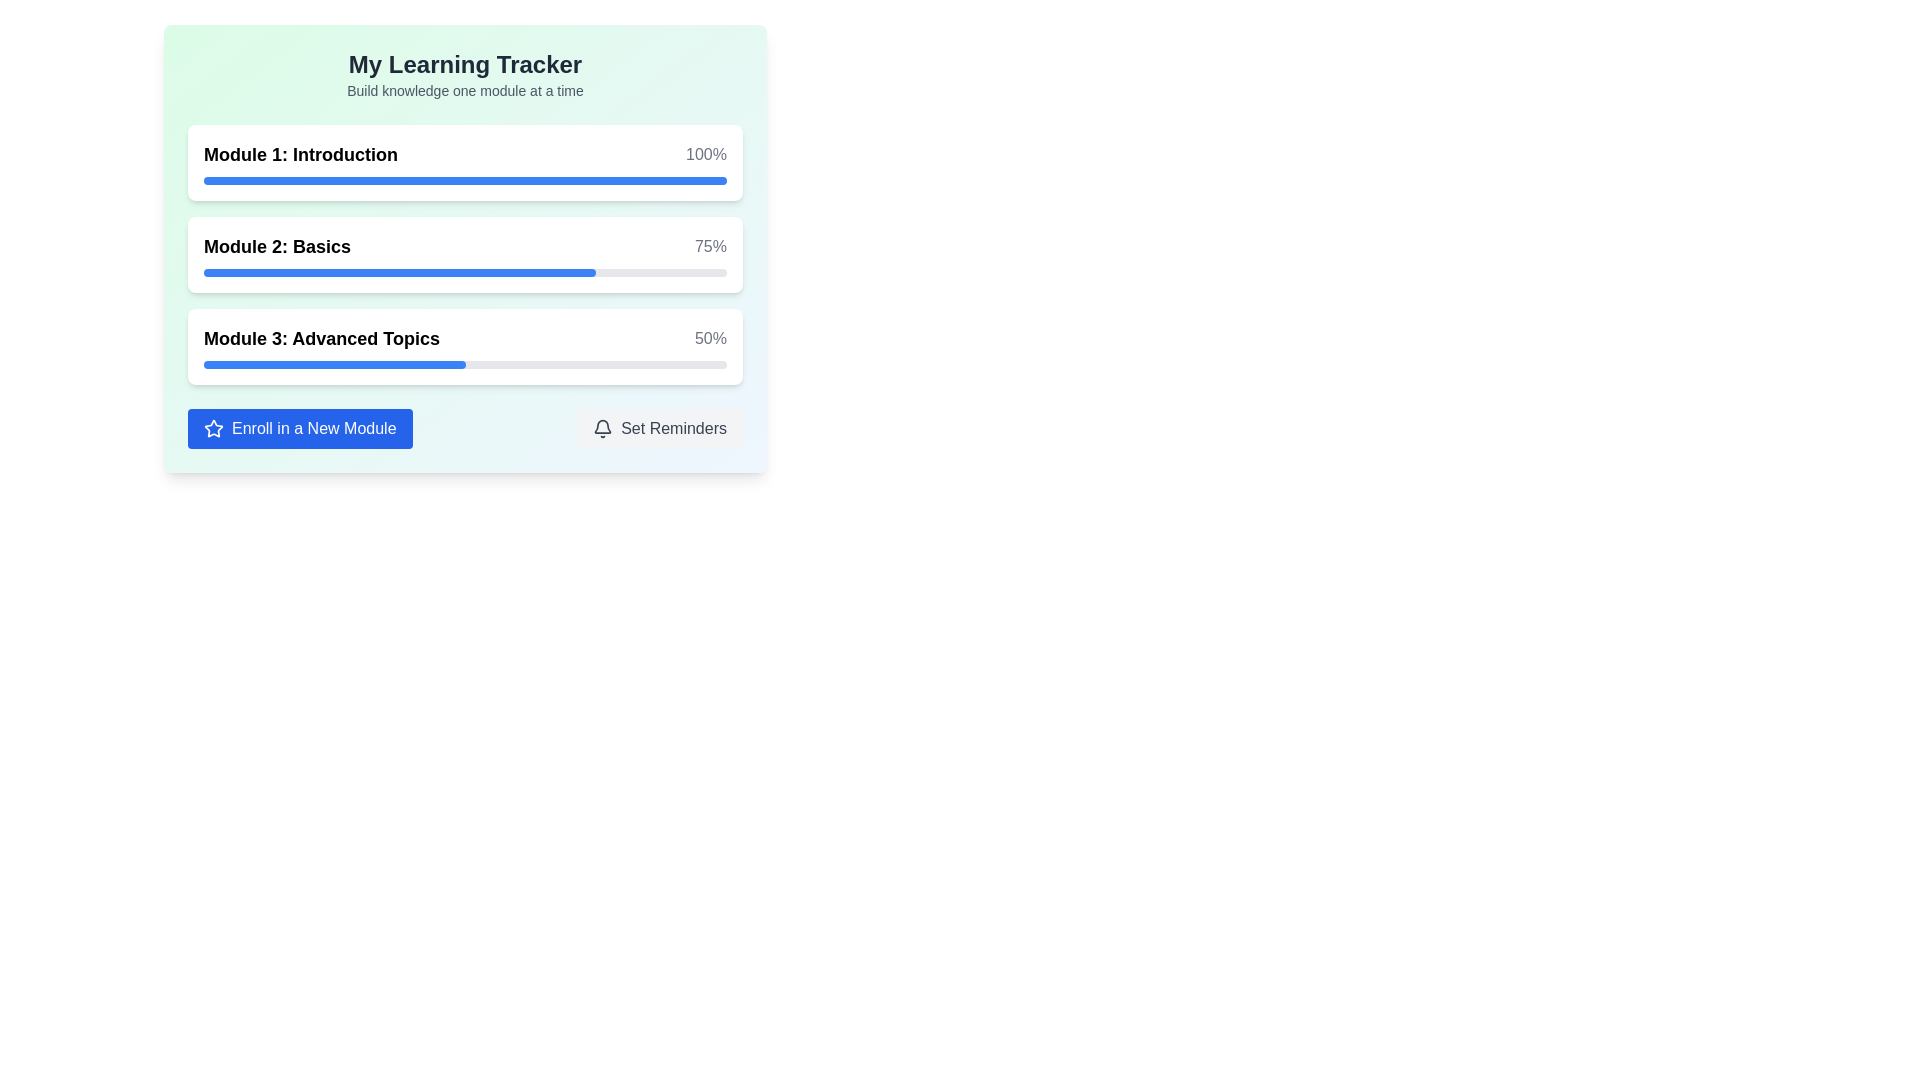 The image size is (1920, 1080). What do you see at coordinates (464, 365) in the screenshot?
I see `the progress bar representing 50% completion of 'Module 3: Advanced Topics', which is centrally aligned under its label` at bounding box center [464, 365].